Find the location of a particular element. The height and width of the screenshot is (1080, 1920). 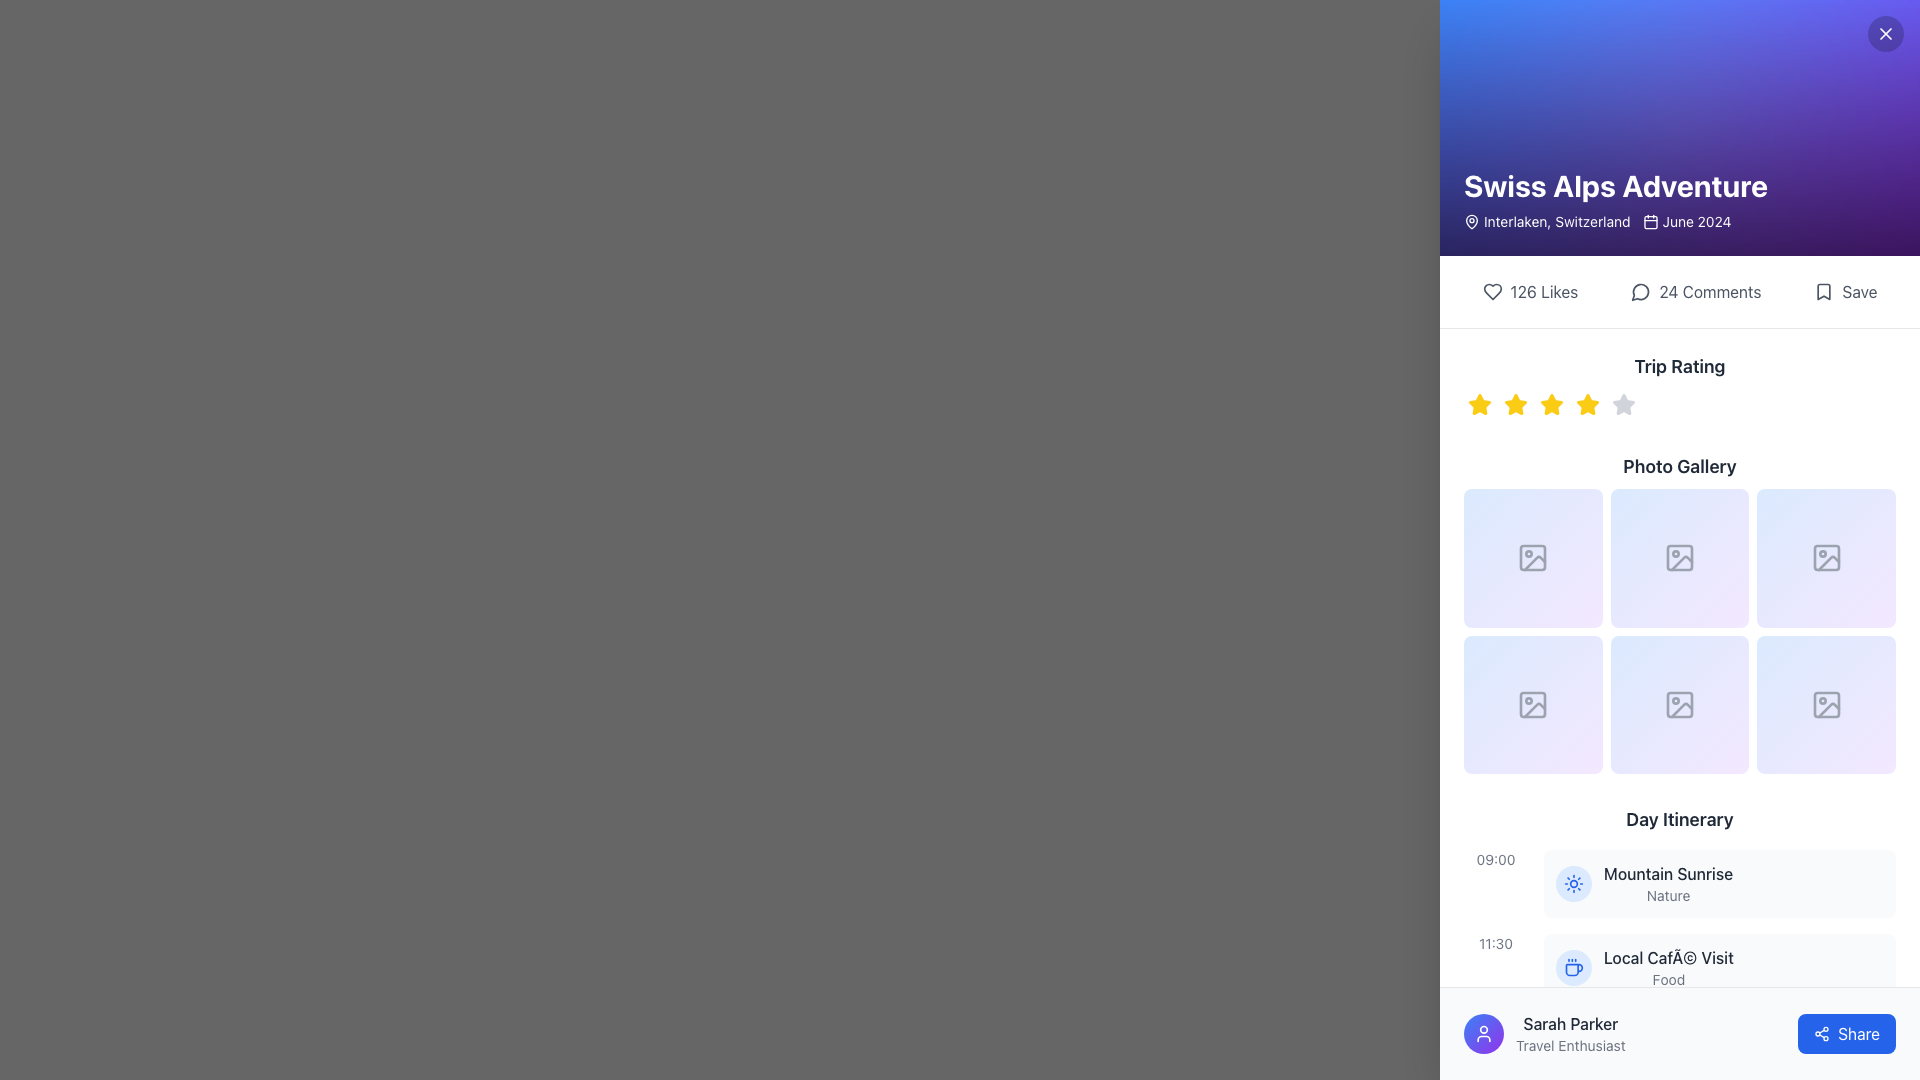

the bookmark icon located in the interactive 'Save' area at the top-right side below the title 'Swiss Alps Adventure'. The icon represents the save function and is defined by a dark stroke with no fill is located at coordinates (1824, 292).